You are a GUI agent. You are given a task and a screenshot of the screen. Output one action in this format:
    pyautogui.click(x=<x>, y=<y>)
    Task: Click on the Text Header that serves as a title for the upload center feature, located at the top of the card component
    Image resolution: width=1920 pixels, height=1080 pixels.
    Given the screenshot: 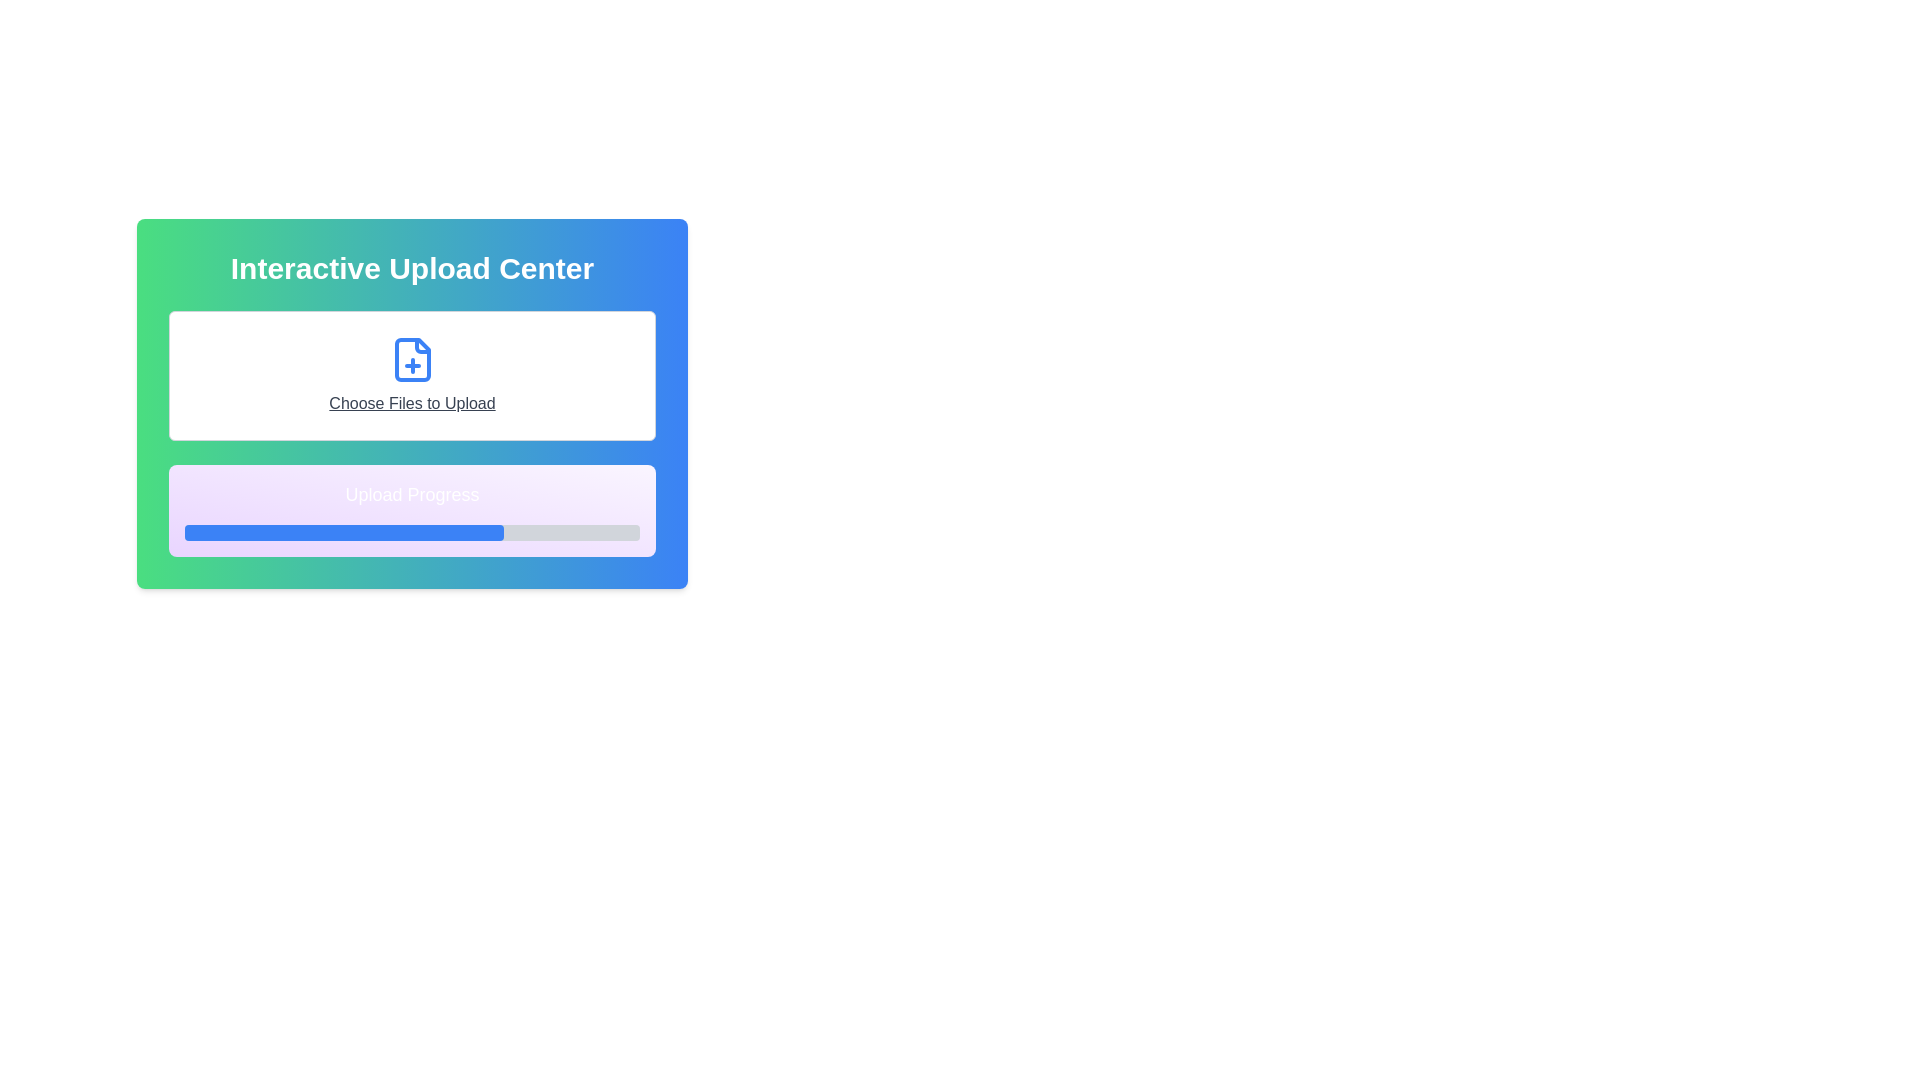 What is the action you would take?
    pyautogui.click(x=411, y=268)
    